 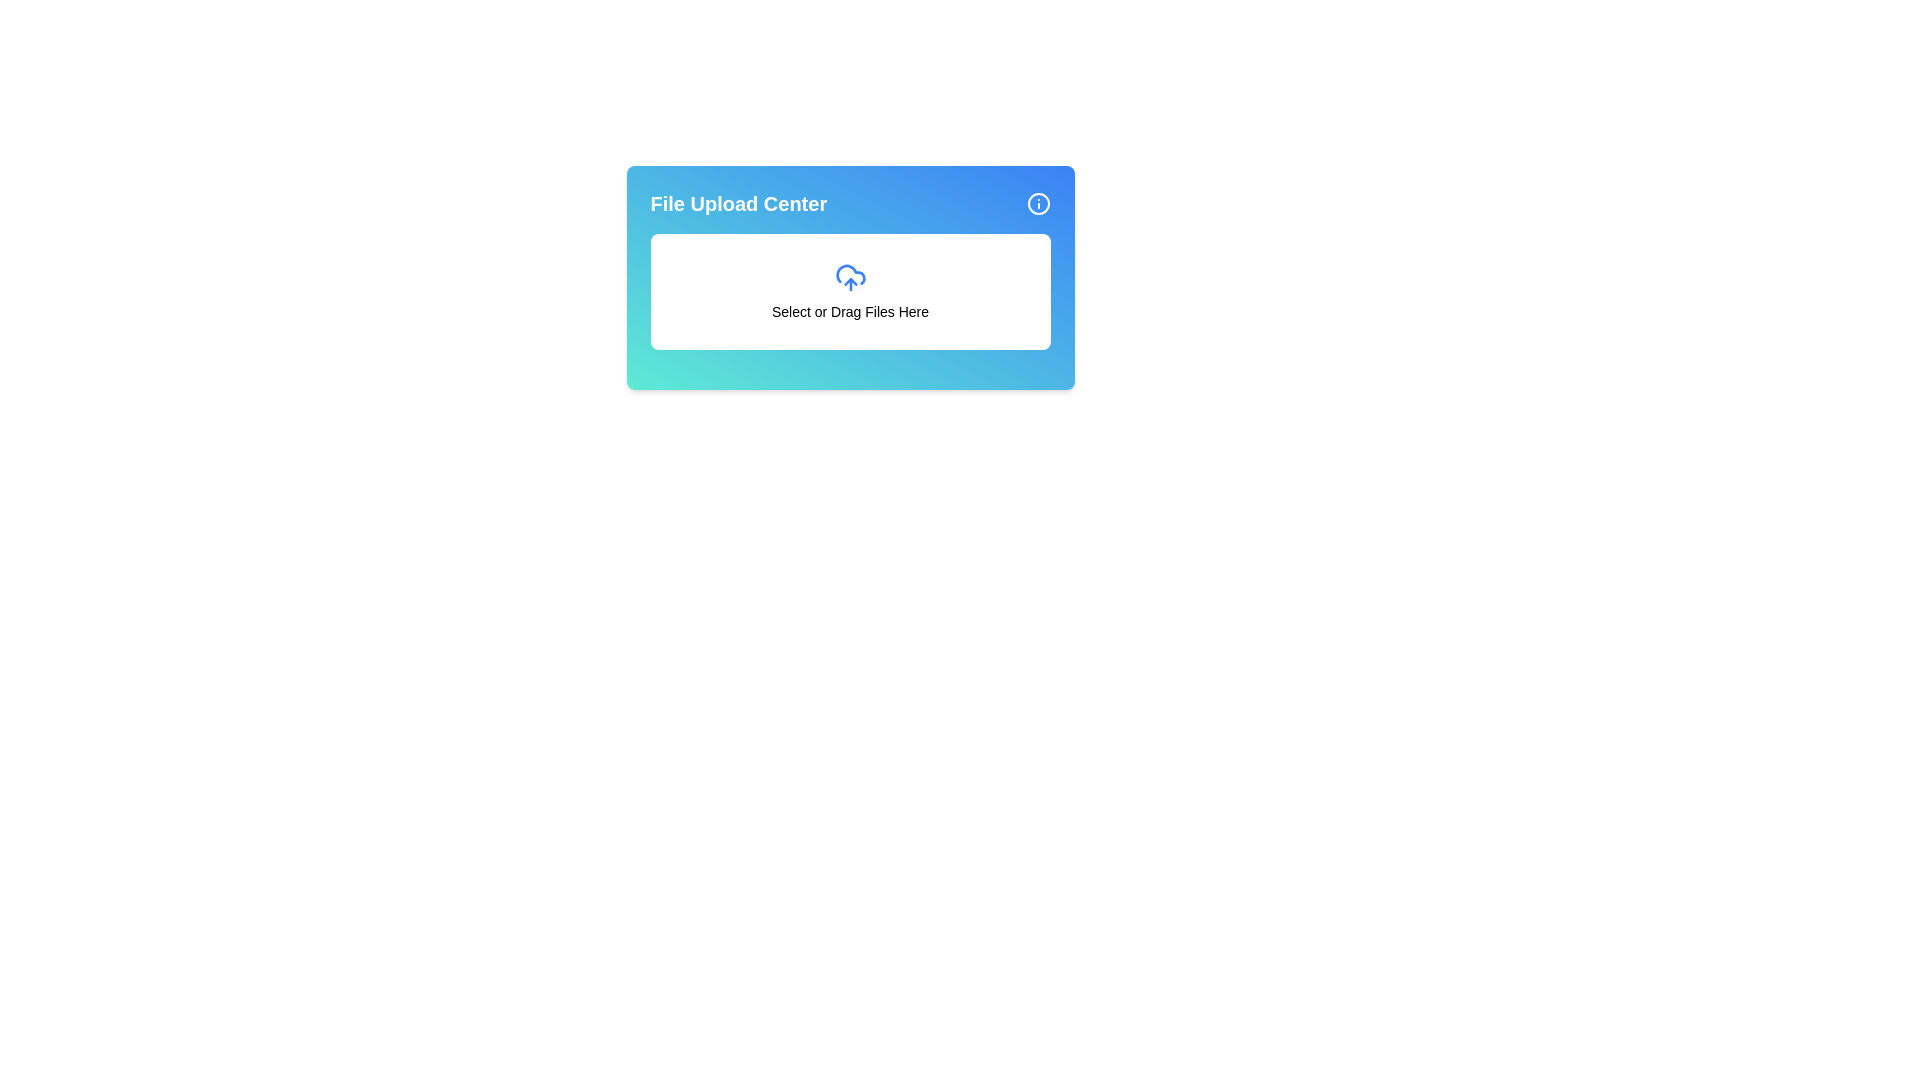 I want to click on the circular information icon with a white stroke on a blue background, positioned at the top-right corner of the 'File Upload Center' header, so click(x=1038, y=204).